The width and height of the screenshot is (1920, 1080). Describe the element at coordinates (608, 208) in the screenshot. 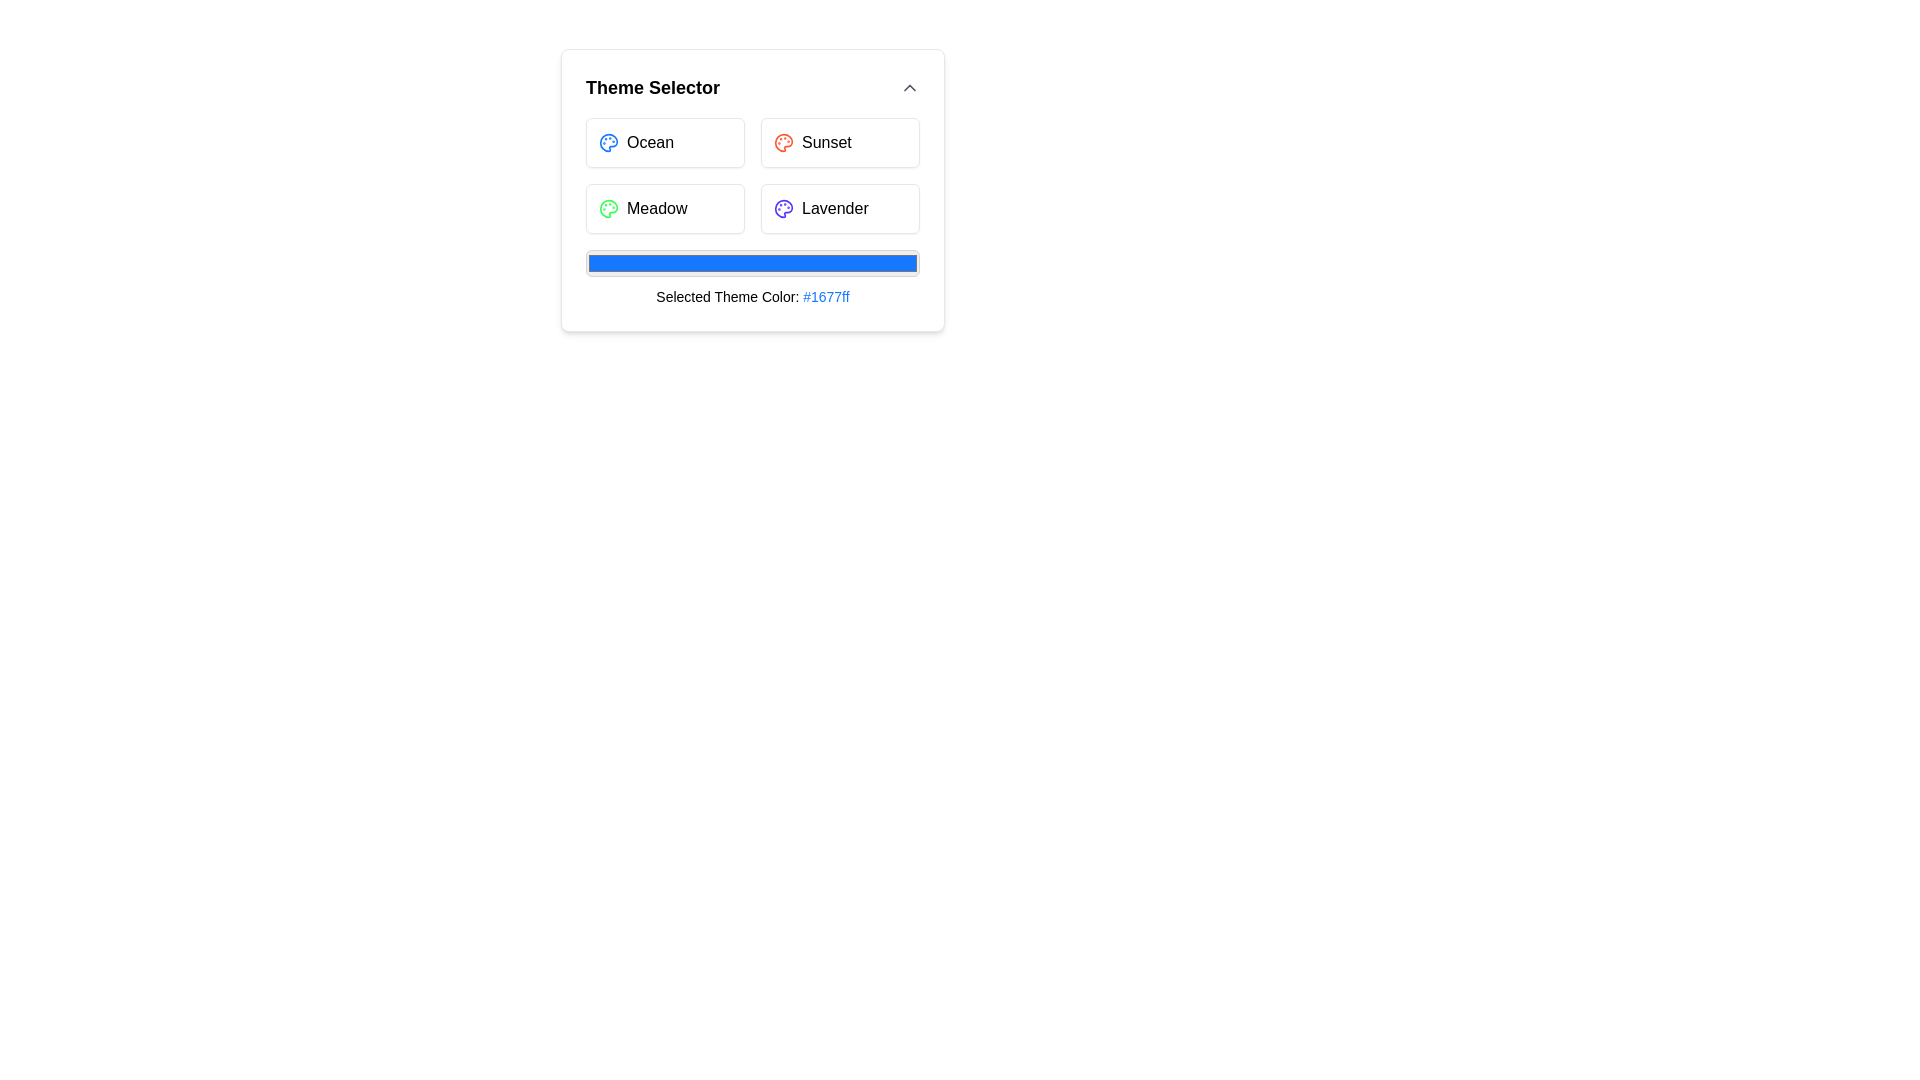

I see `the 'Meadow' theme icon located in the bottom-left corner of the 'Theme Selector' card` at that location.